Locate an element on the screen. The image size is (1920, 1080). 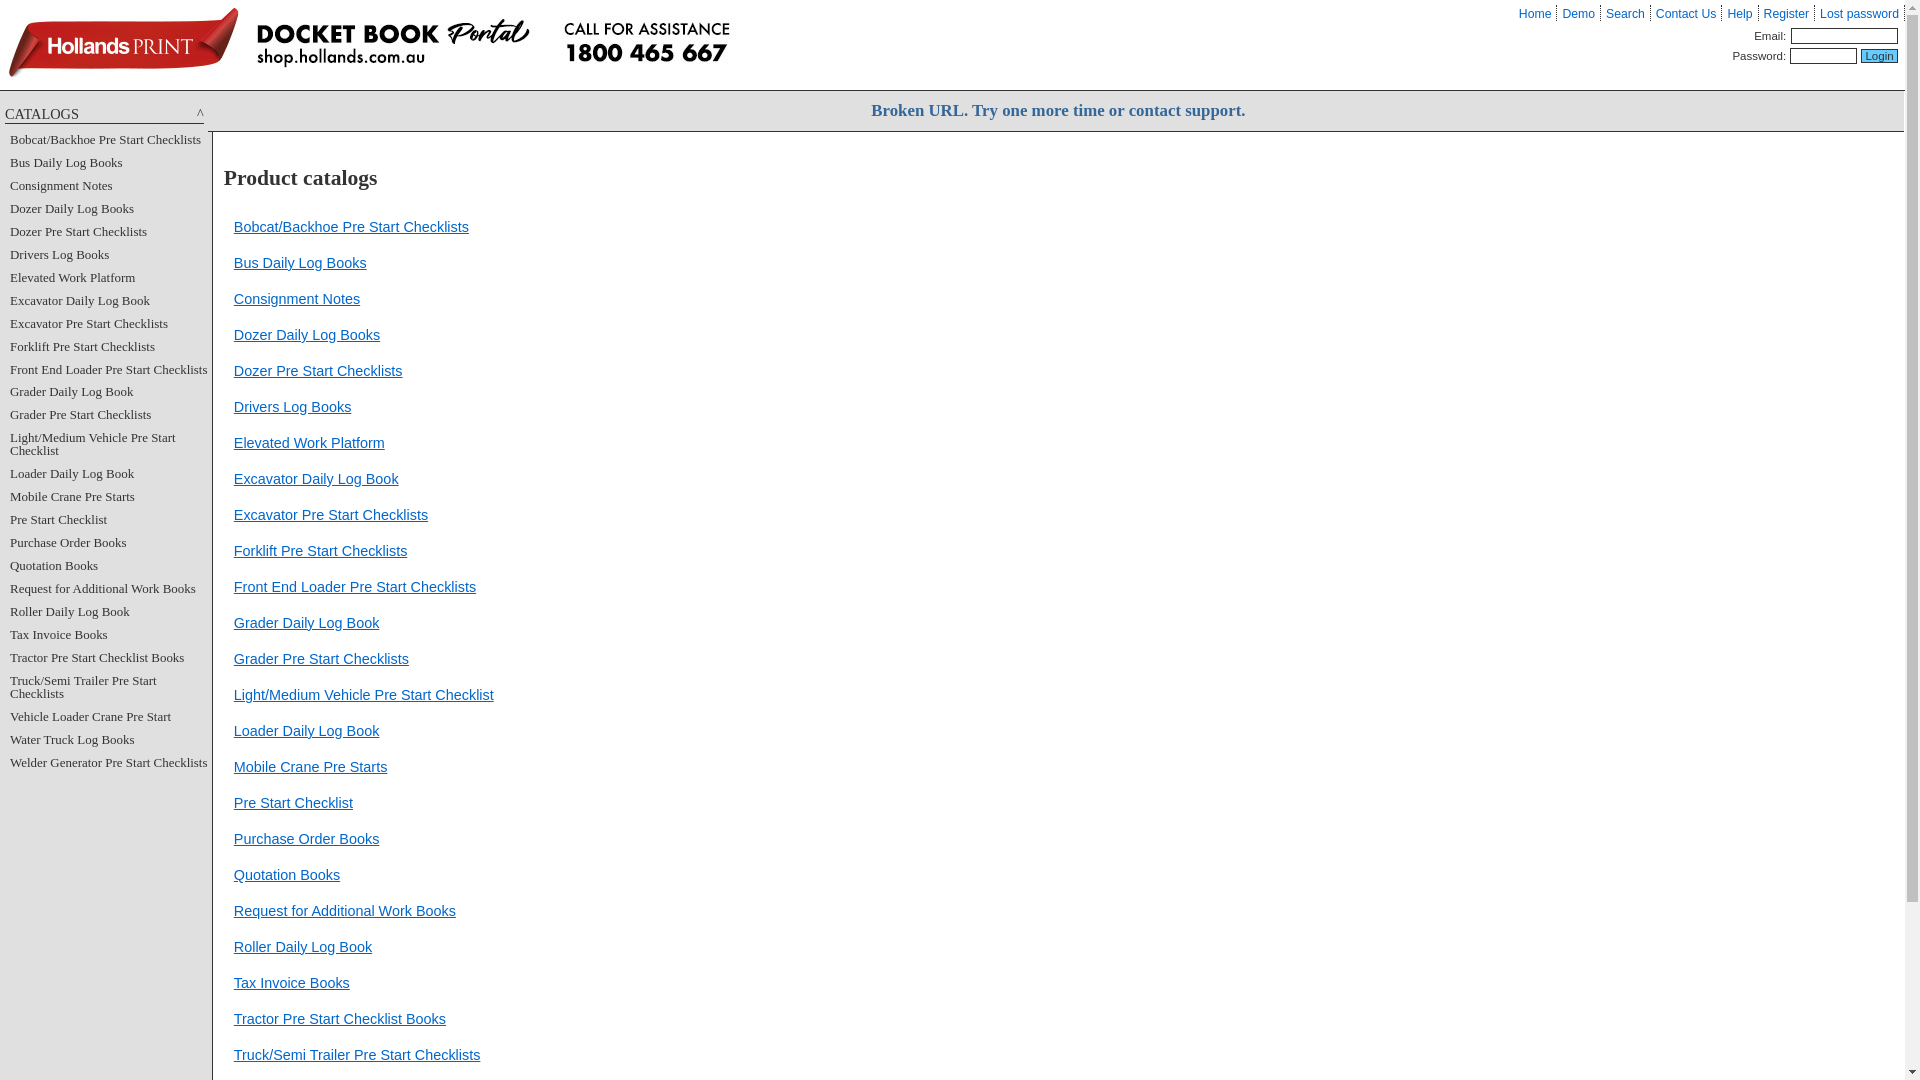
'Contact Us' is located at coordinates (1685, 14).